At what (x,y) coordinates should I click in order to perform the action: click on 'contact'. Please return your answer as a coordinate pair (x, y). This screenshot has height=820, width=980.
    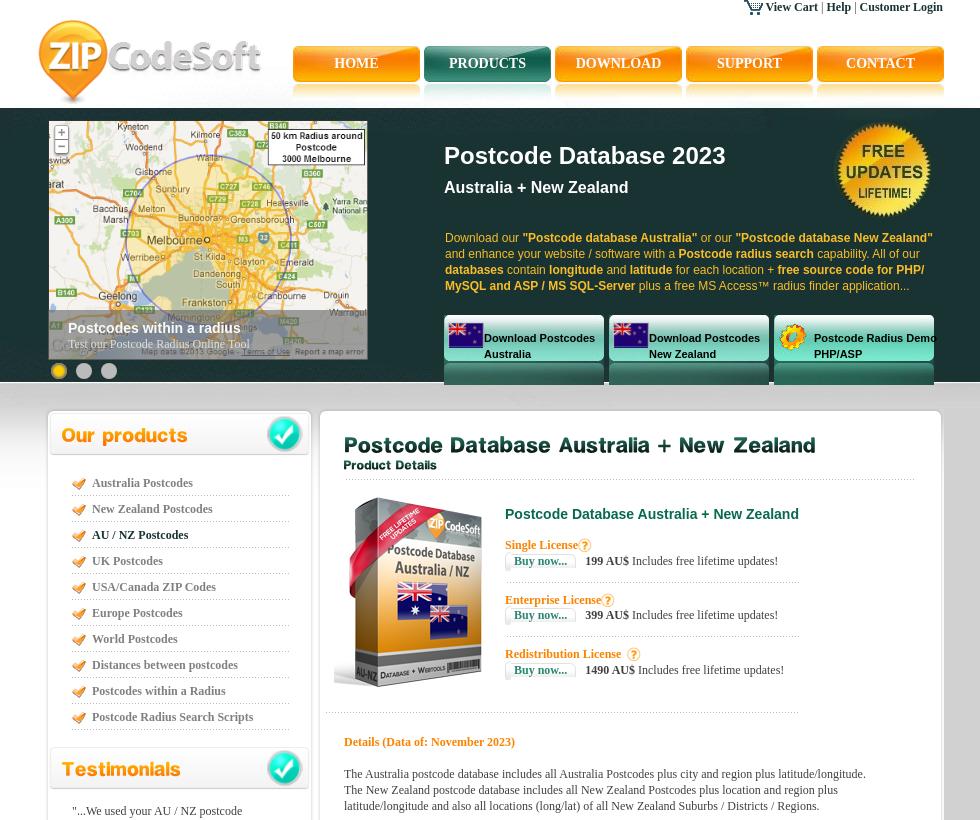
    Looking at the image, I should click on (880, 62).